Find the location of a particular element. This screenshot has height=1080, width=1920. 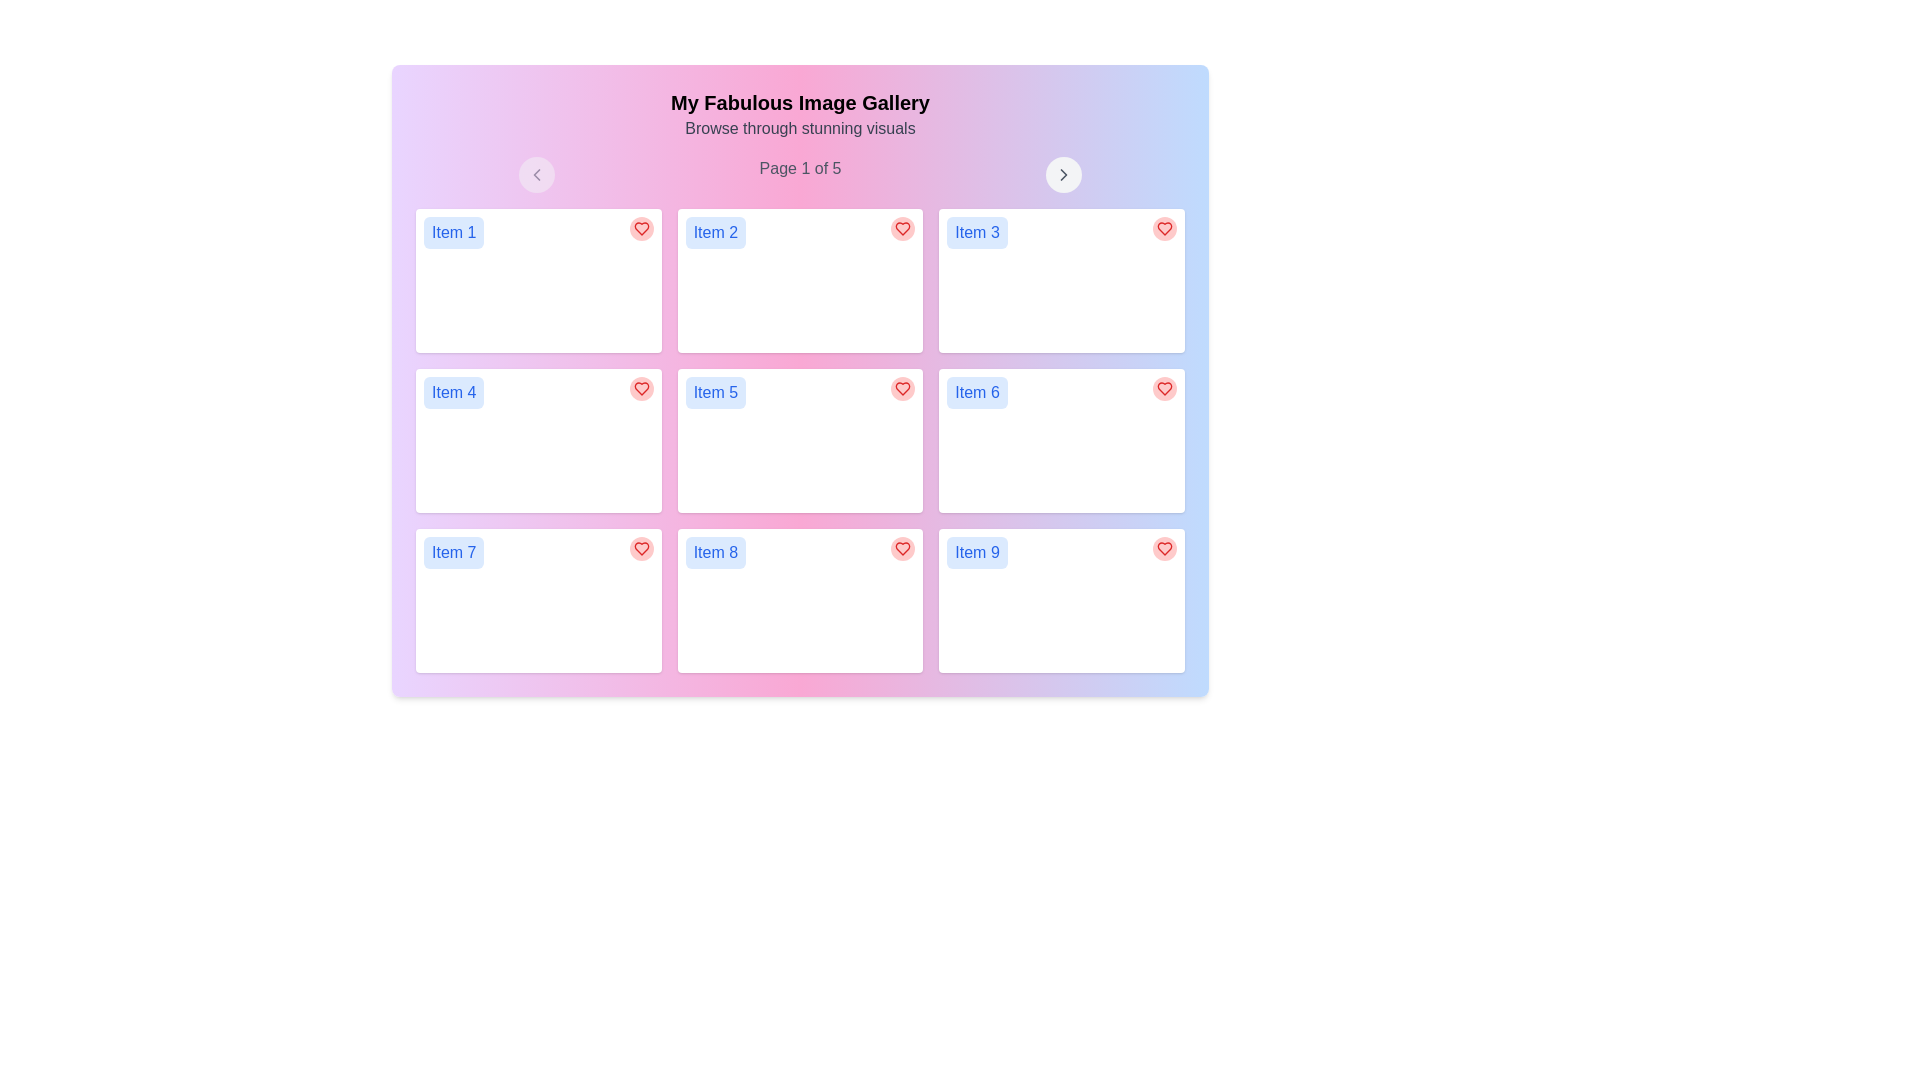

the right navigation chevron icon is located at coordinates (1063, 173).